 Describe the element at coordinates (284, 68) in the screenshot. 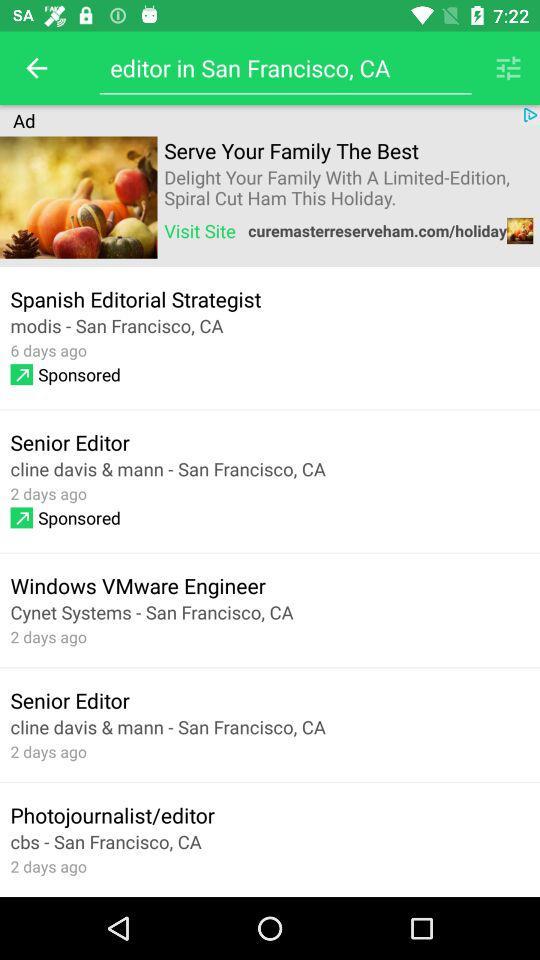

I see `editor in san icon` at that location.